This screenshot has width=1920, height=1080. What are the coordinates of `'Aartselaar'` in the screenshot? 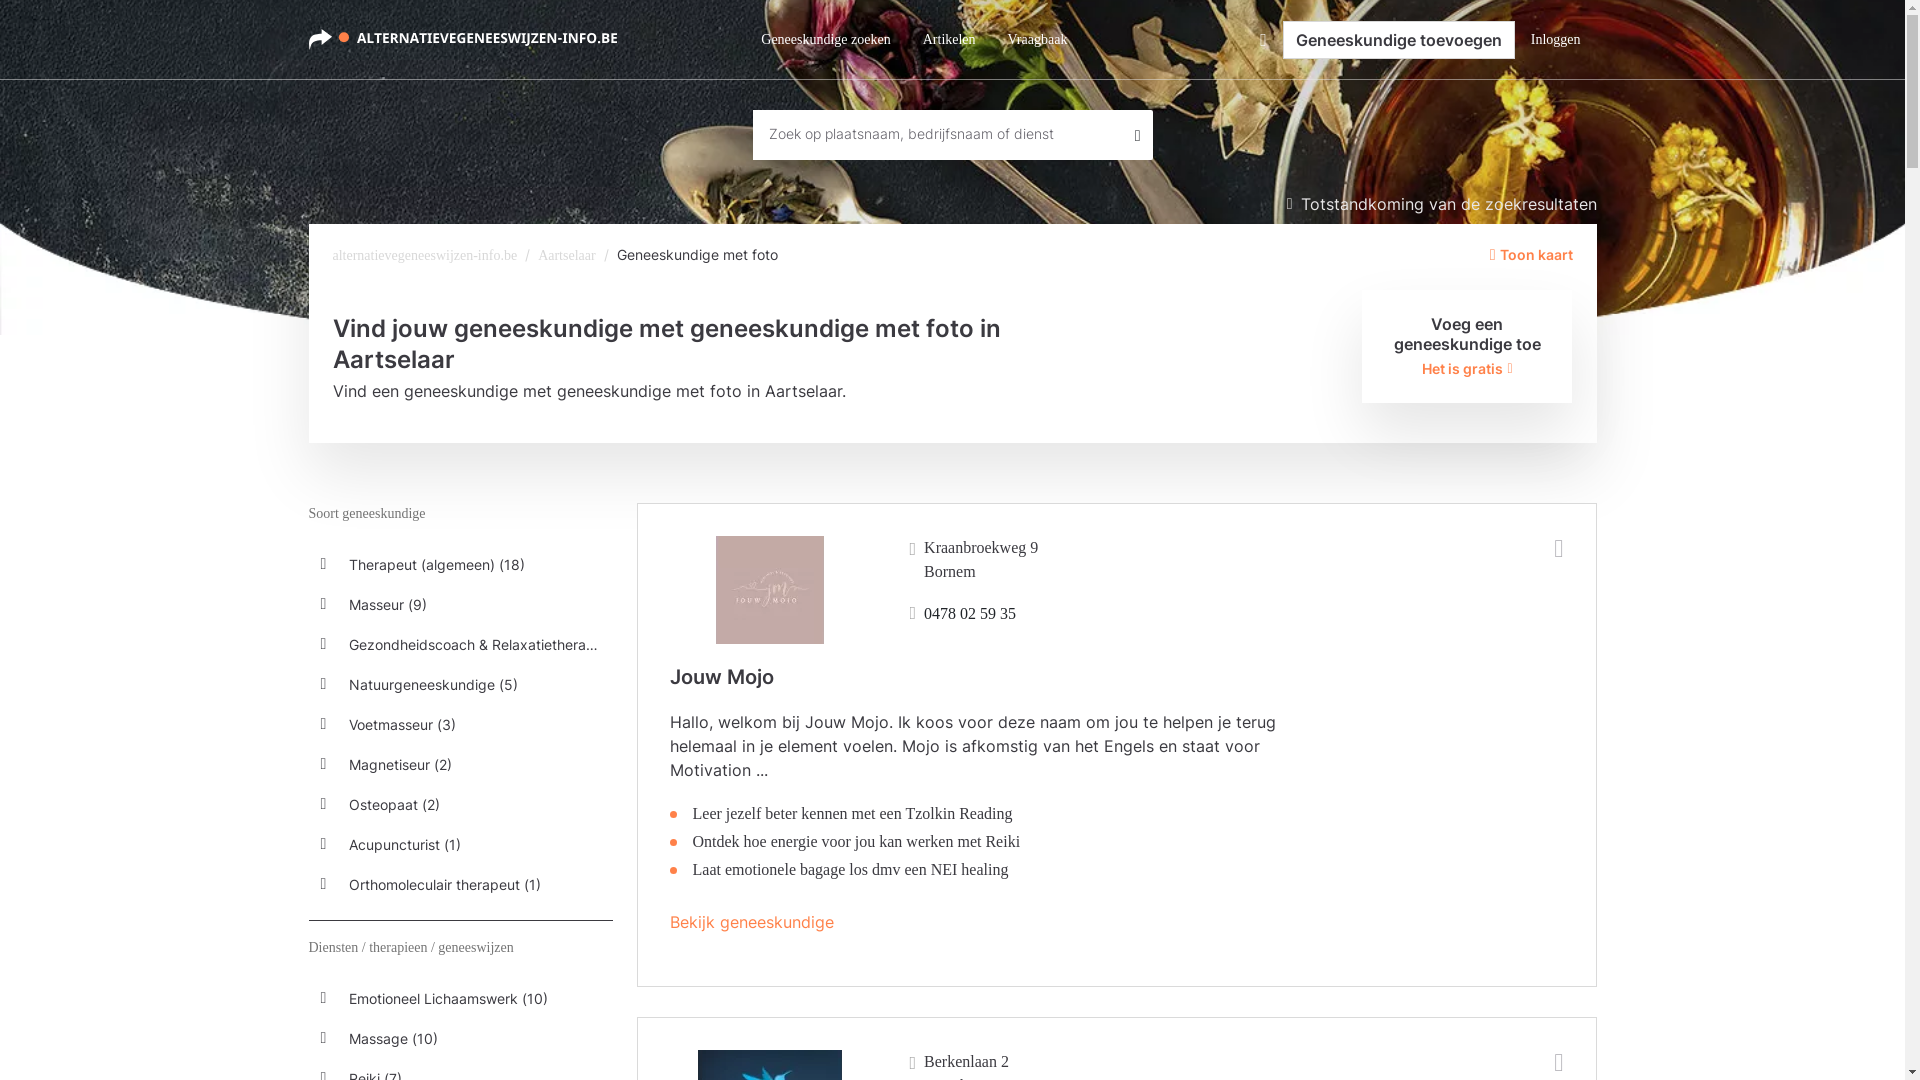 It's located at (565, 254).